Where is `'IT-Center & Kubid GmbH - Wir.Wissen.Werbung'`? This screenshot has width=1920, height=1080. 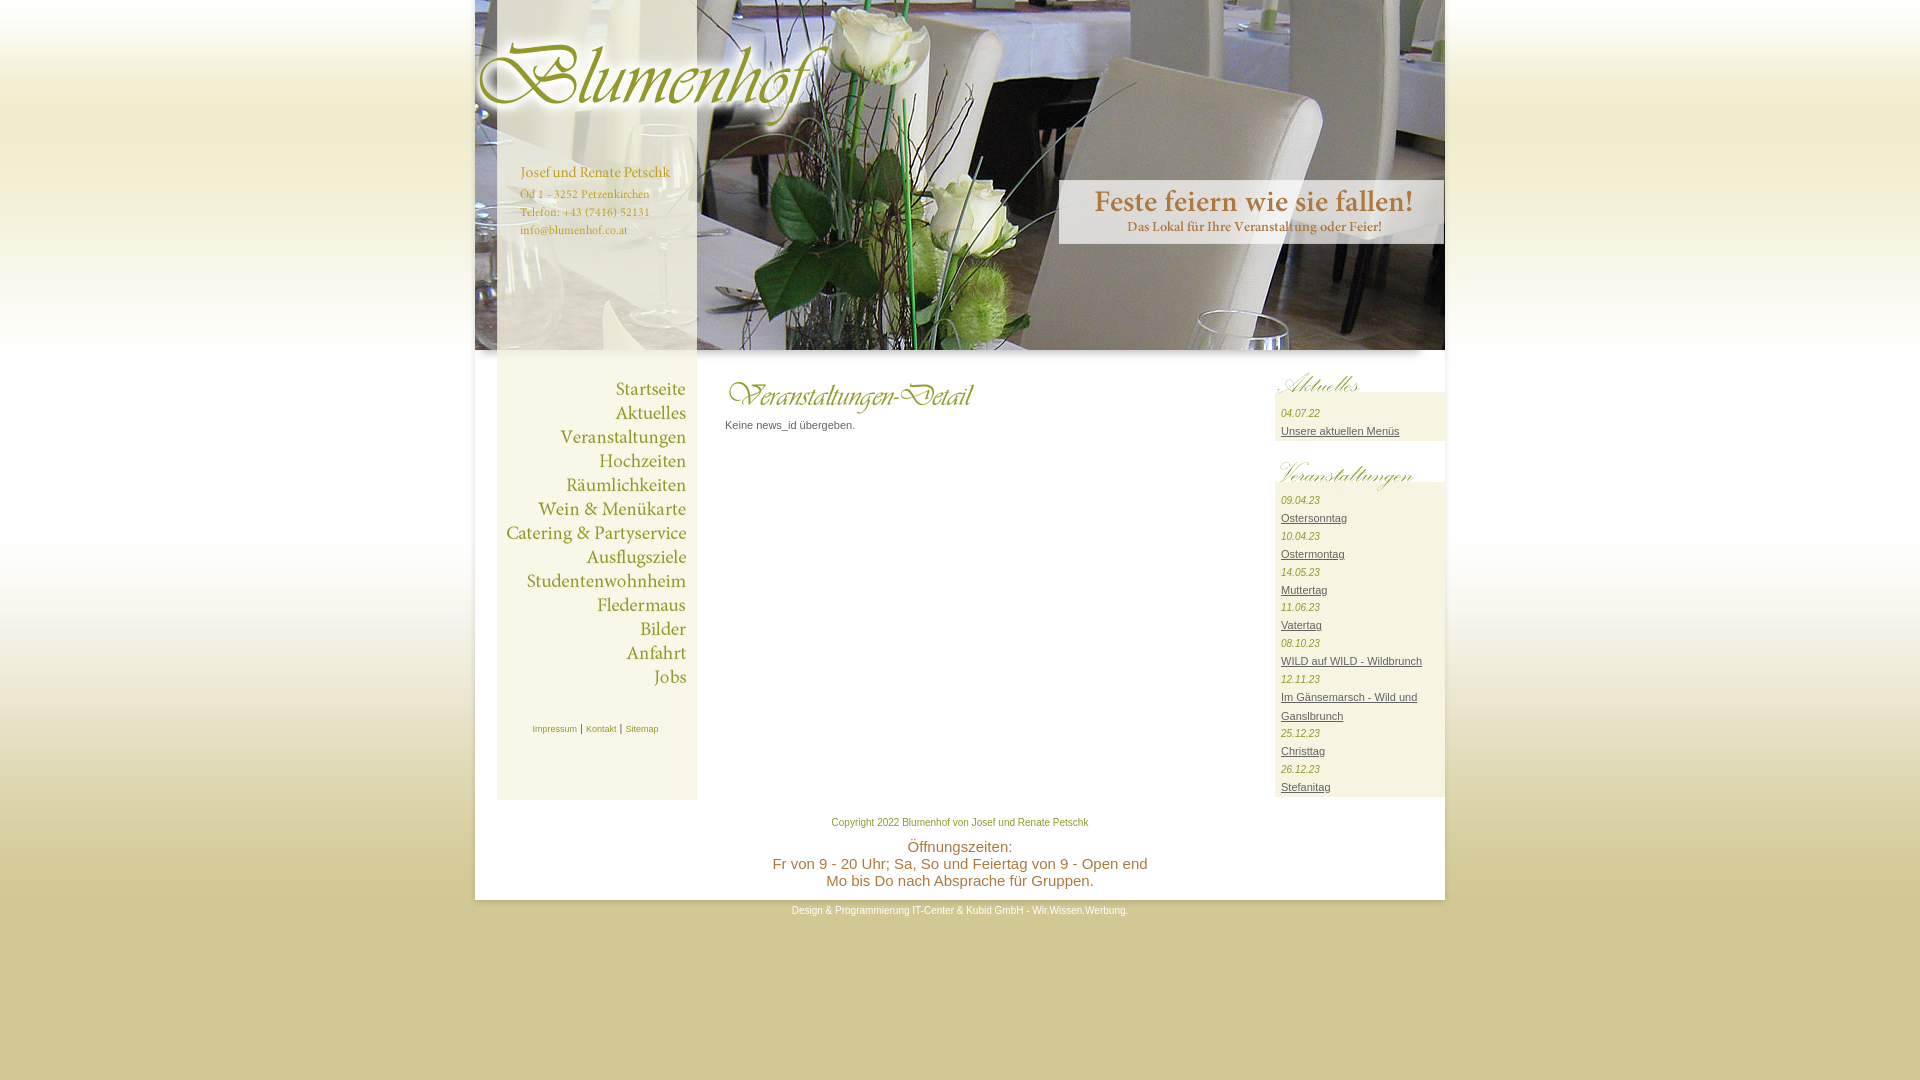 'IT-Center & Kubid GmbH - Wir.Wissen.Werbung' is located at coordinates (1018, 910).